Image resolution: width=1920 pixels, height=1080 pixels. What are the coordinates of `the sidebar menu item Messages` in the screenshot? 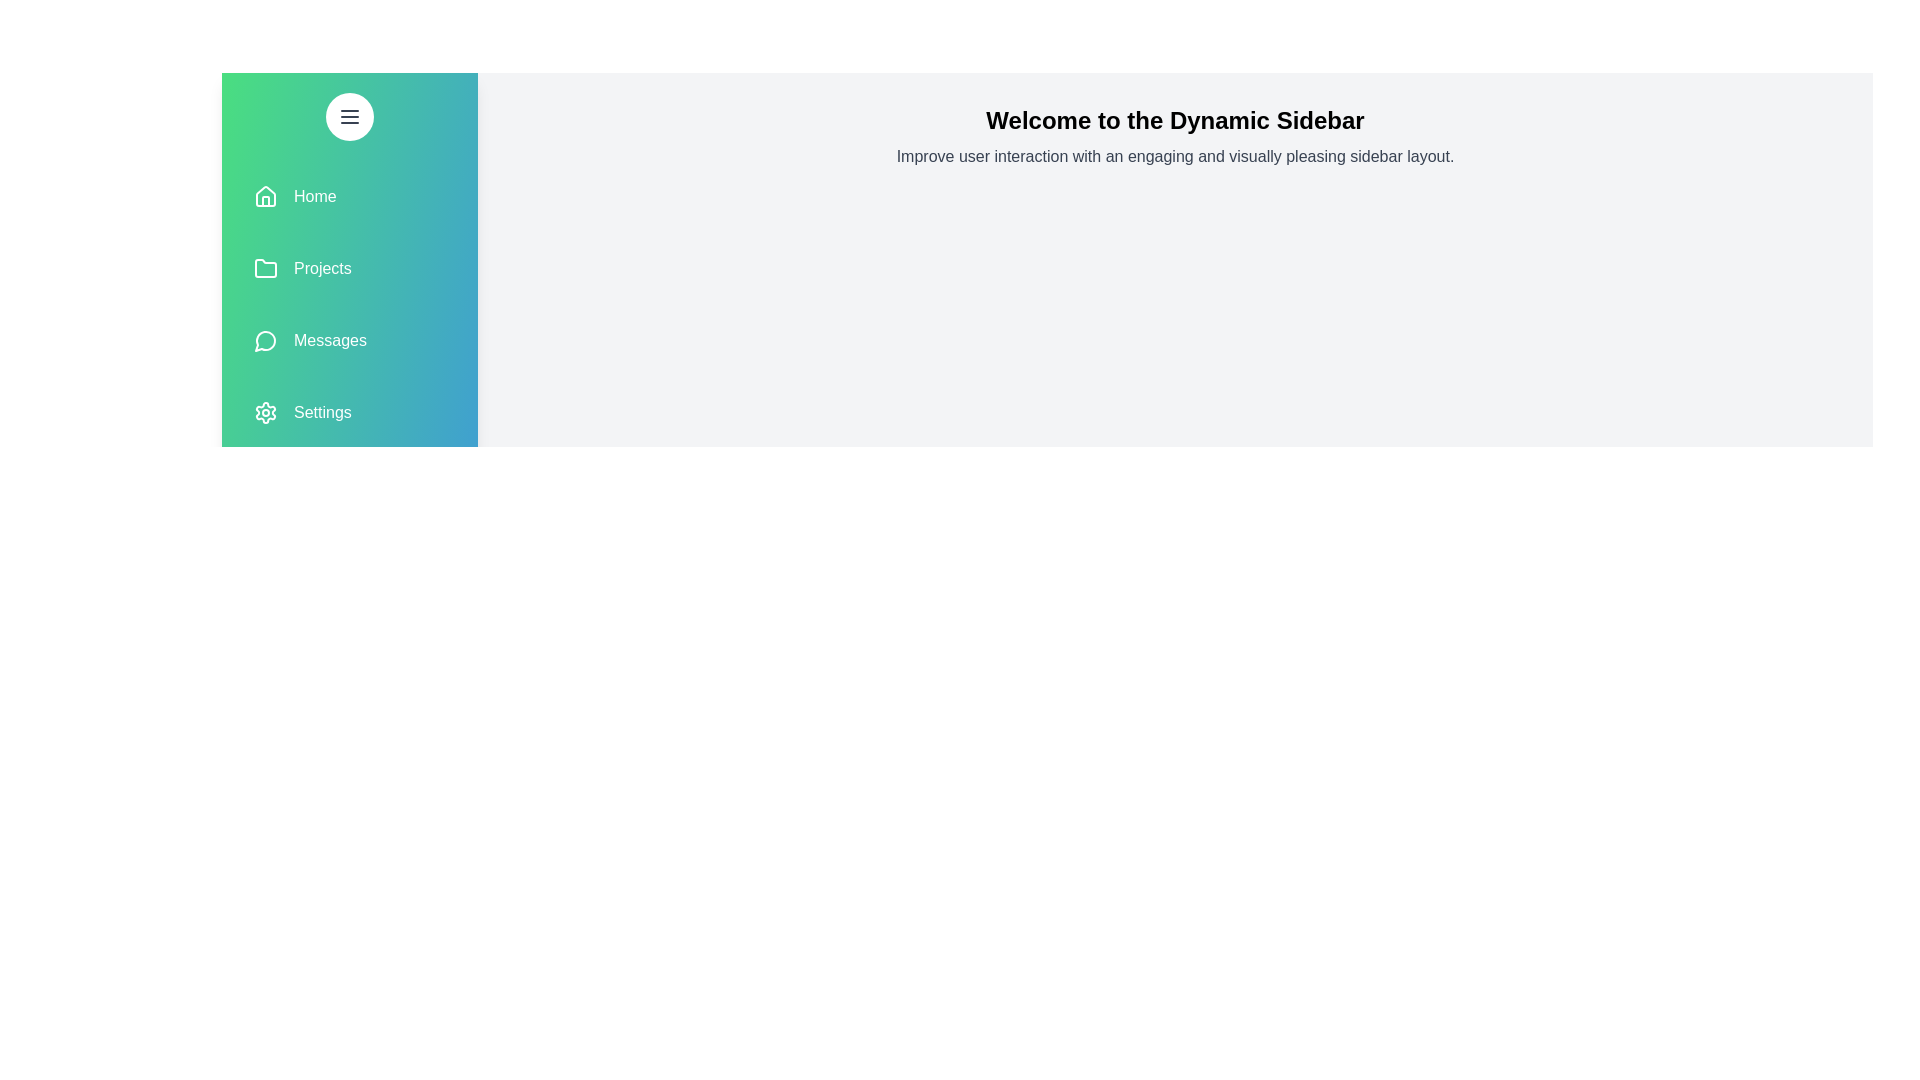 It's located at (350, 339).